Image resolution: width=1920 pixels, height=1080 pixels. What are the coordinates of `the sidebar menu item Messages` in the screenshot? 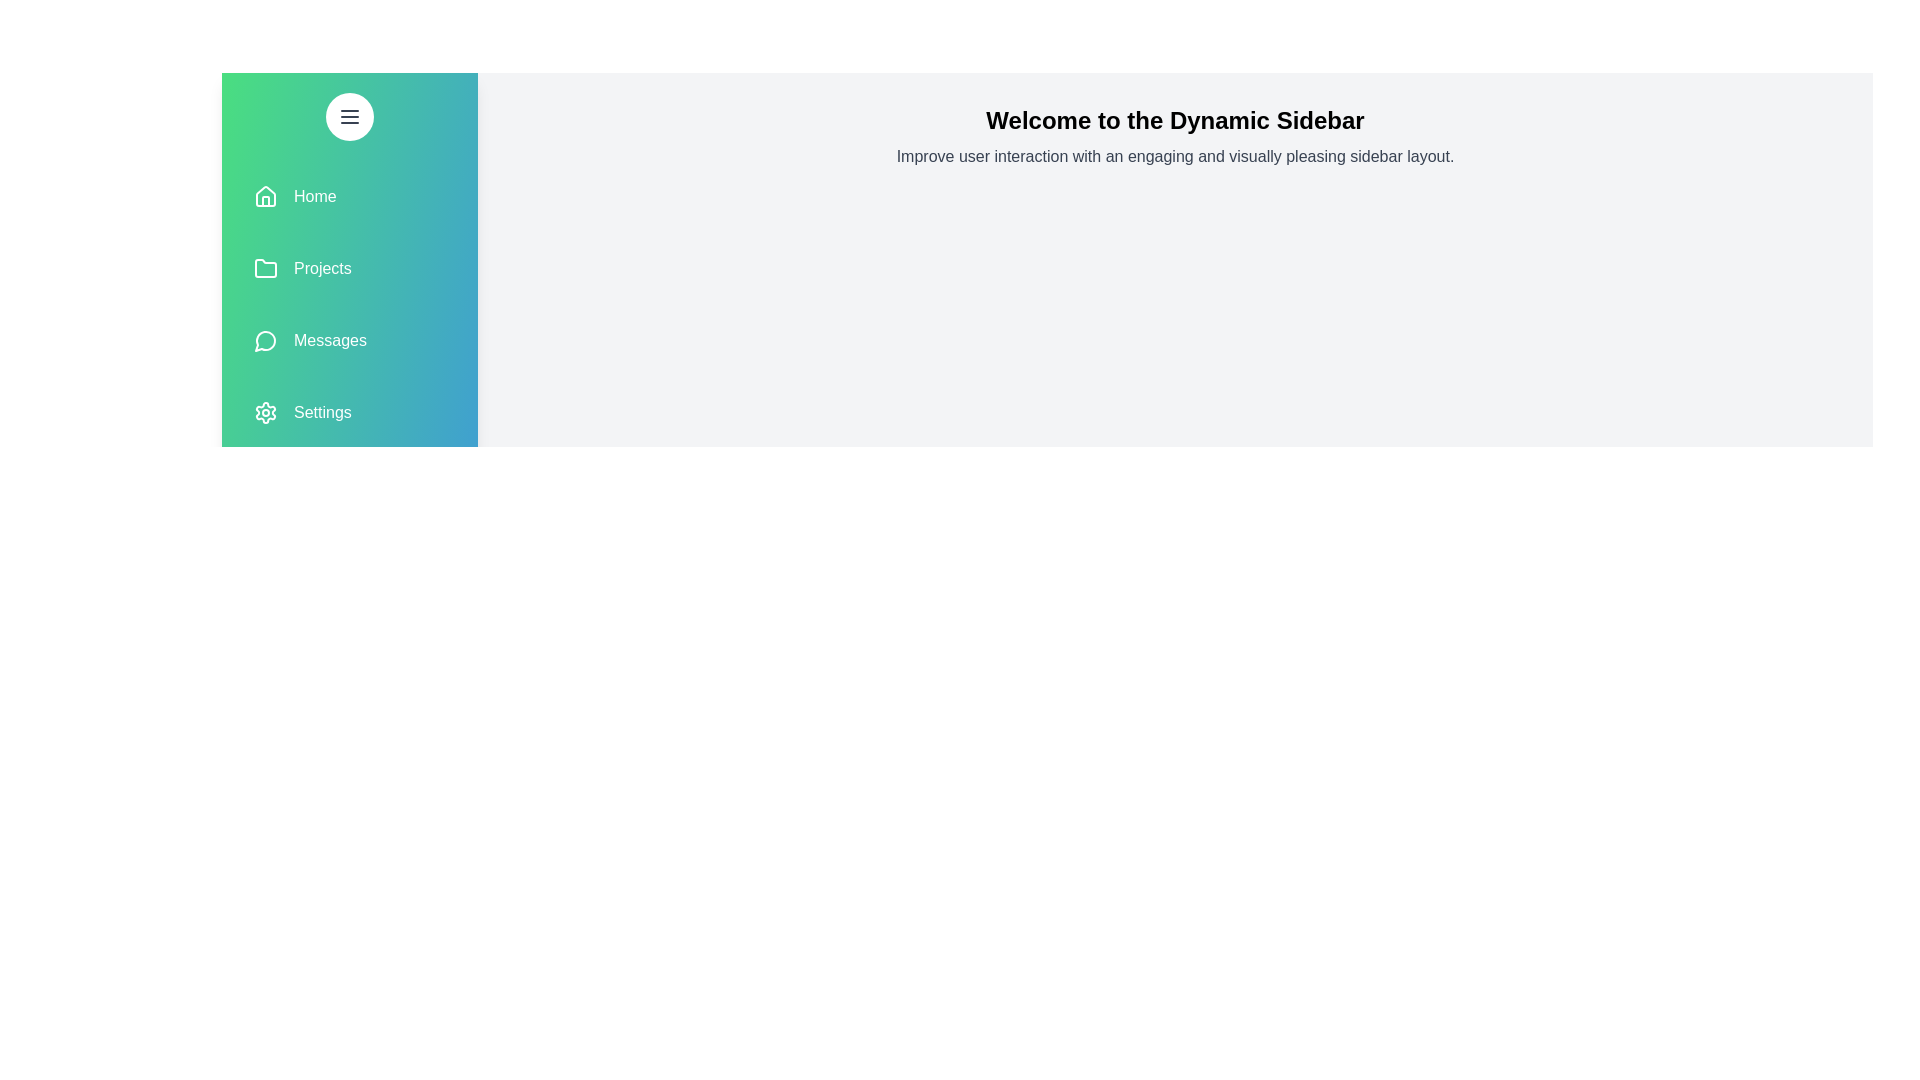 It's located at (350, 339).